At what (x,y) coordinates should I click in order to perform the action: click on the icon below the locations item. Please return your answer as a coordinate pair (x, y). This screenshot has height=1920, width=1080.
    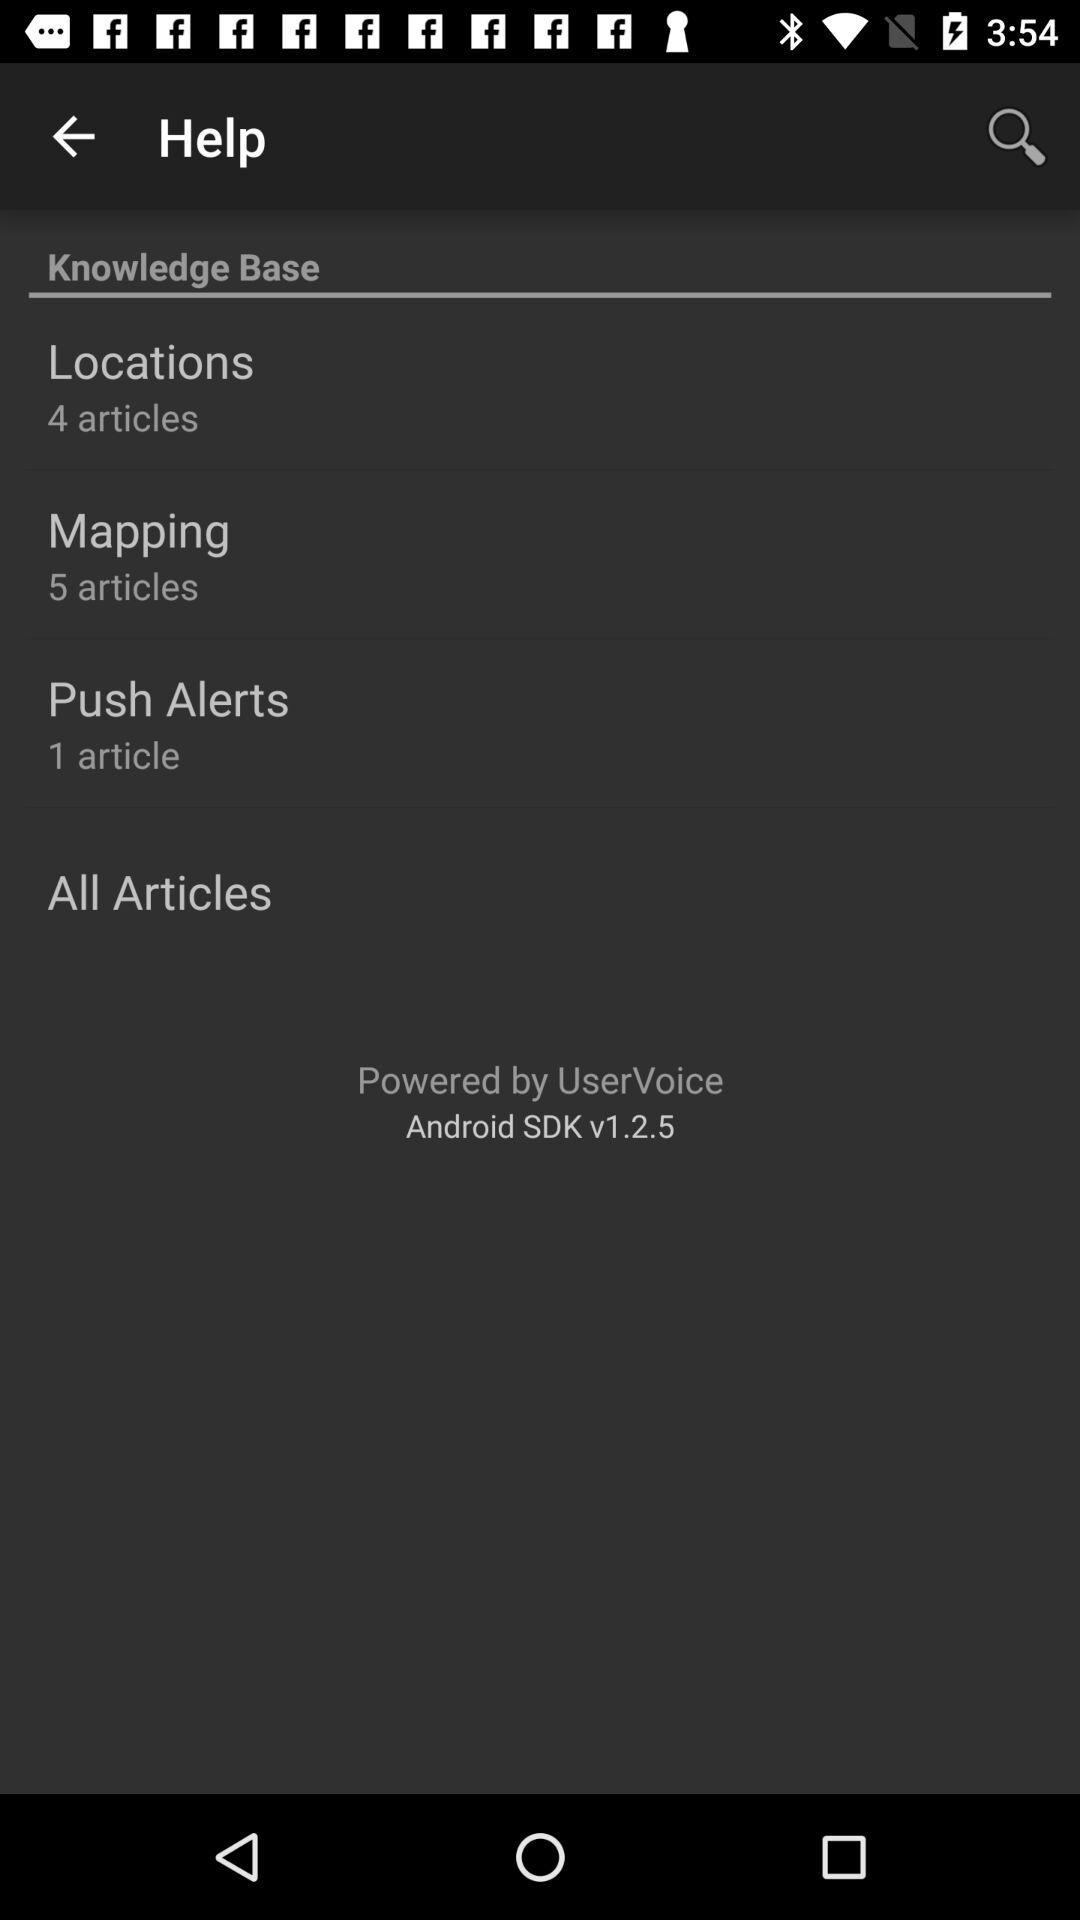
    Looking at the image, I should click on (123, 416).